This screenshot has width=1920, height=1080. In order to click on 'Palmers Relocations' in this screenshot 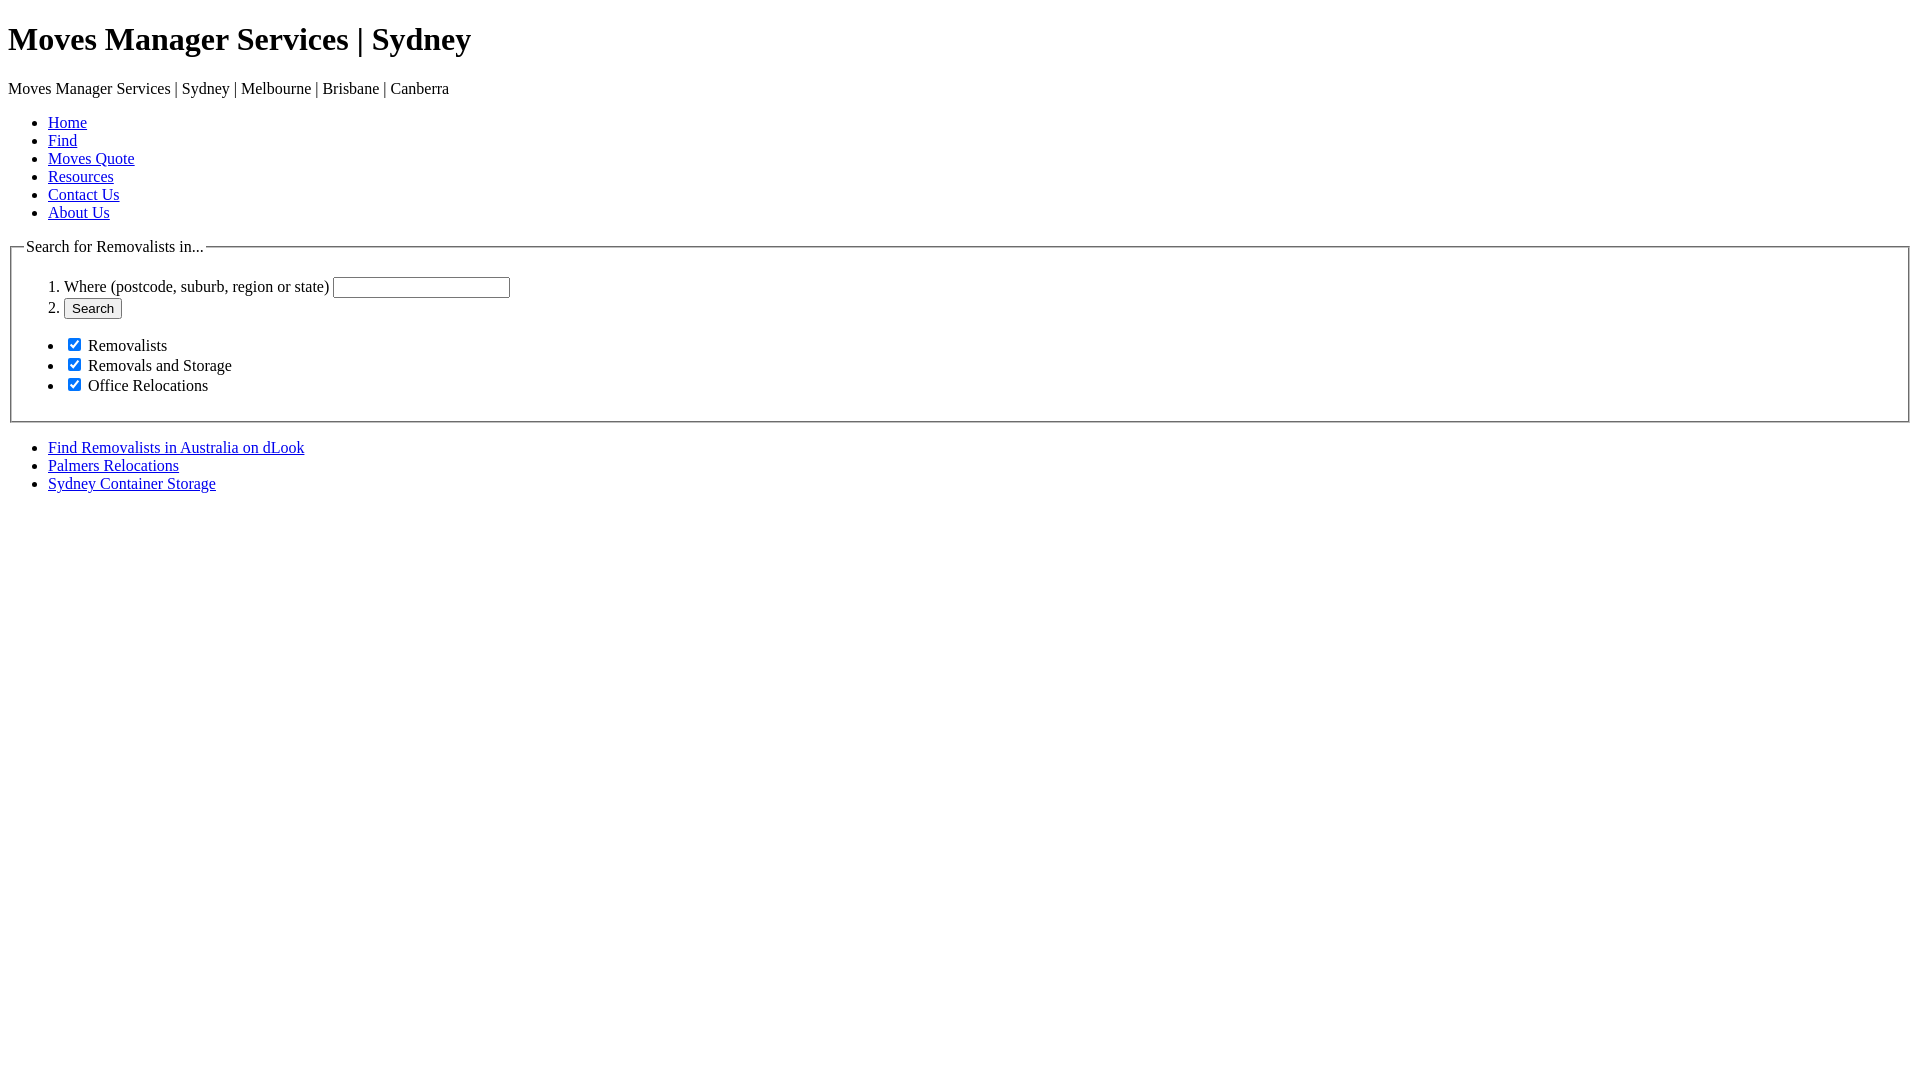, I will do `click(112, 465)`.